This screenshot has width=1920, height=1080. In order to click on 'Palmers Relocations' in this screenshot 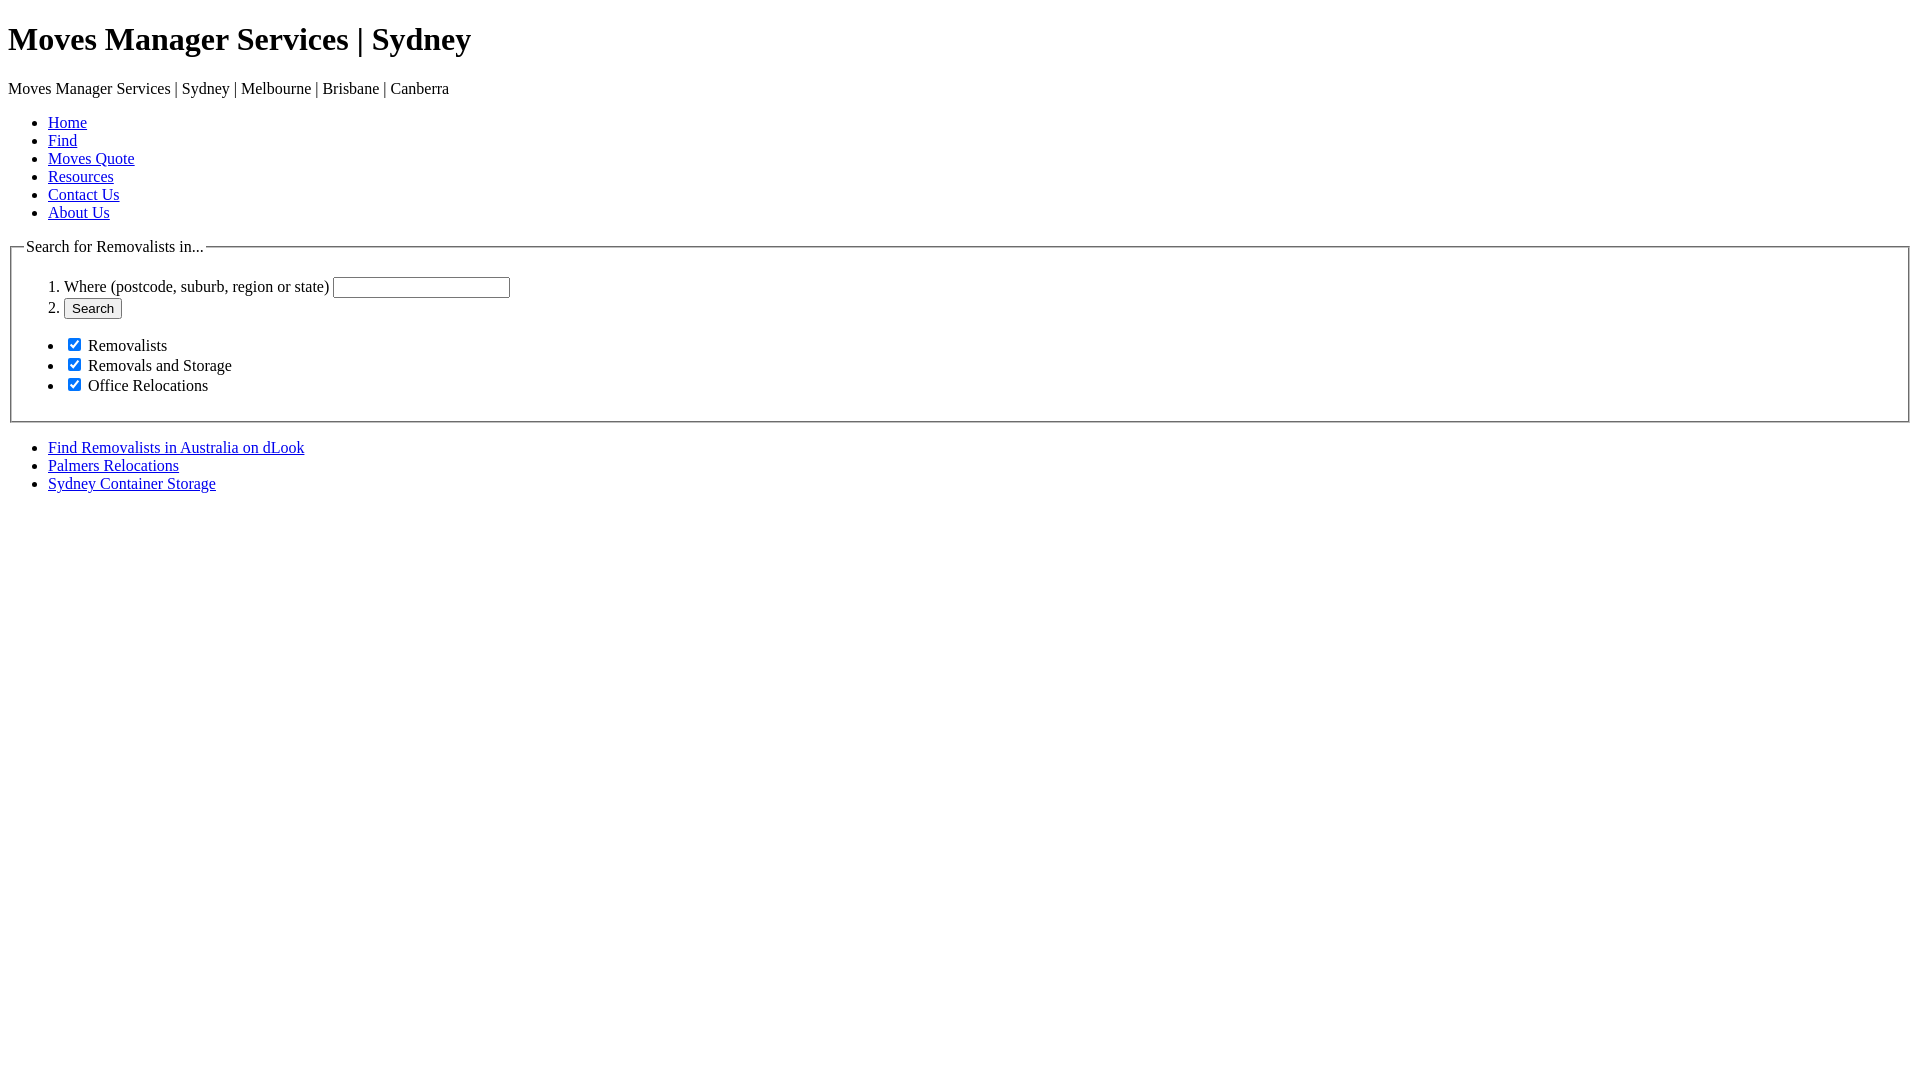, I will do `click(112, 465)`.